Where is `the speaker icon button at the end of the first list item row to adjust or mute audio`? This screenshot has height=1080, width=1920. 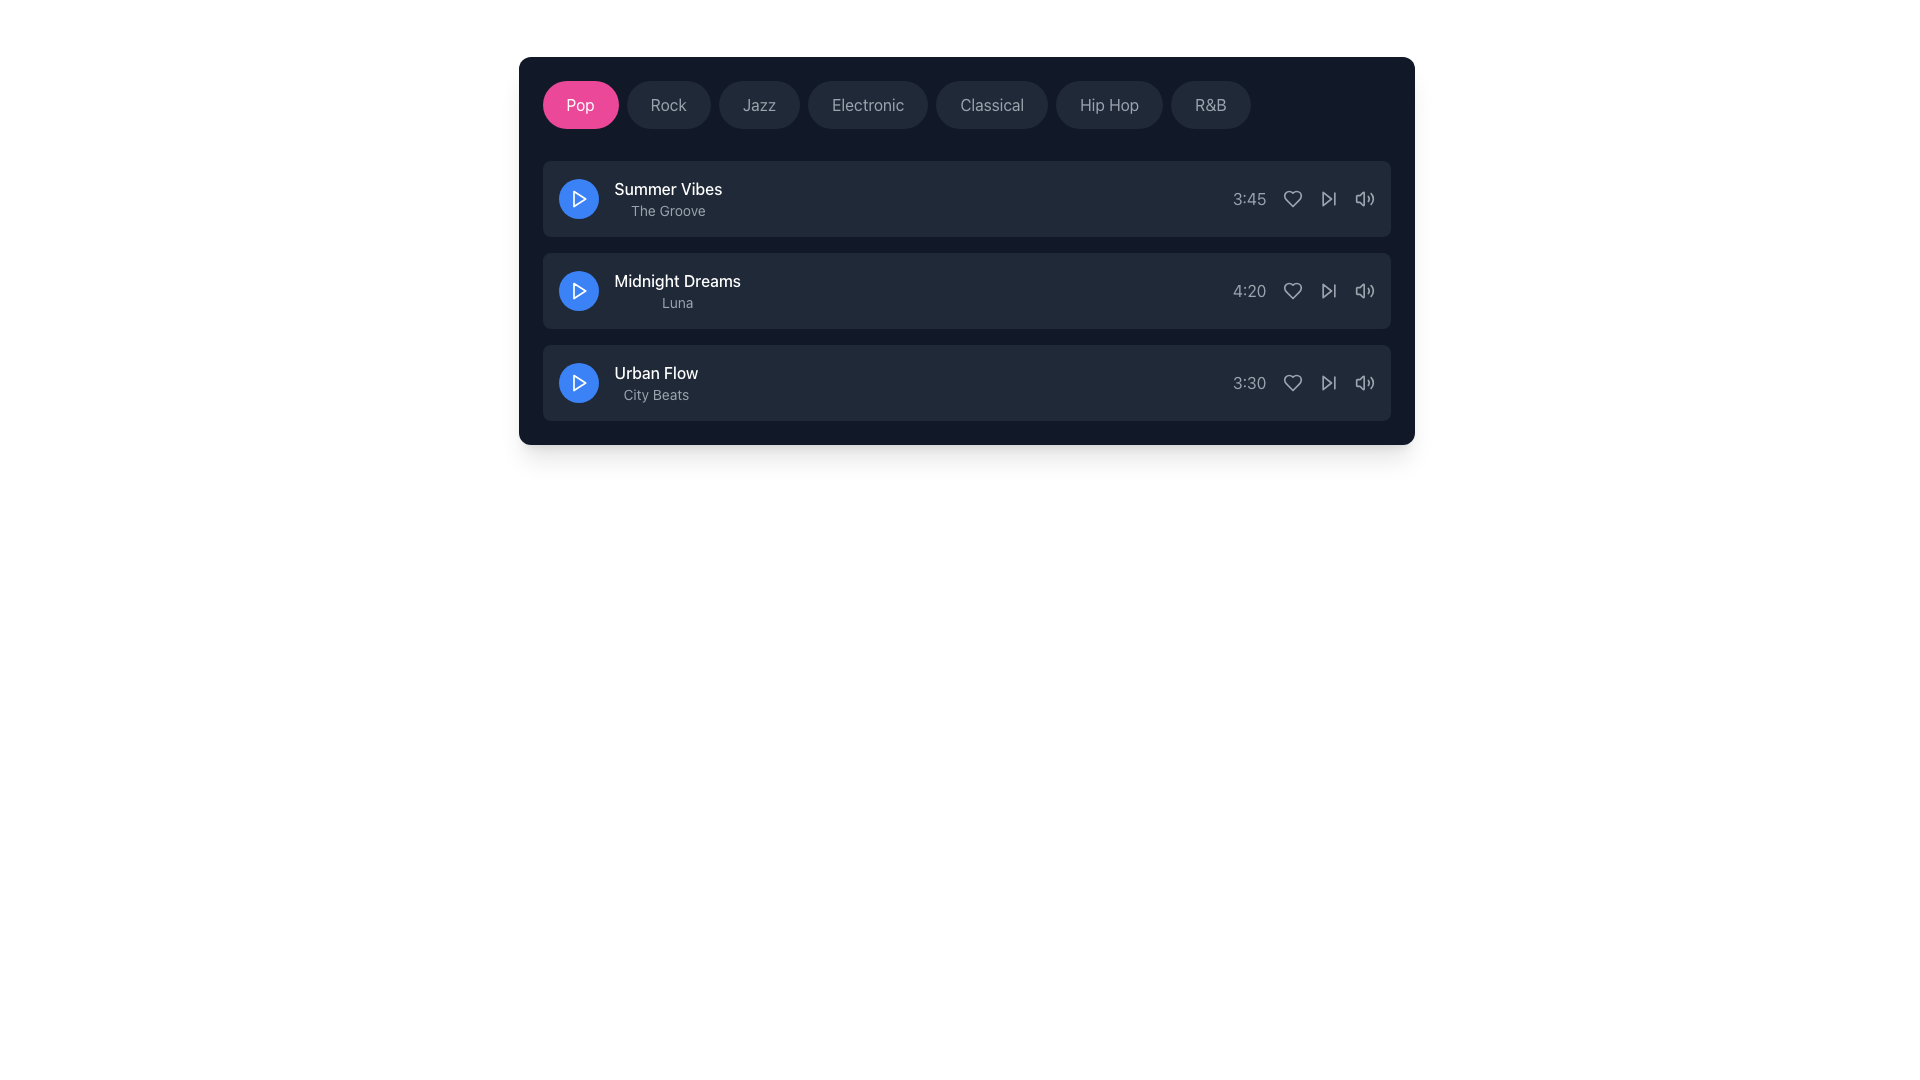
the speaker icon button at the end of the first list item row to adjust or mute audio is located at coordinates (1363, 199).